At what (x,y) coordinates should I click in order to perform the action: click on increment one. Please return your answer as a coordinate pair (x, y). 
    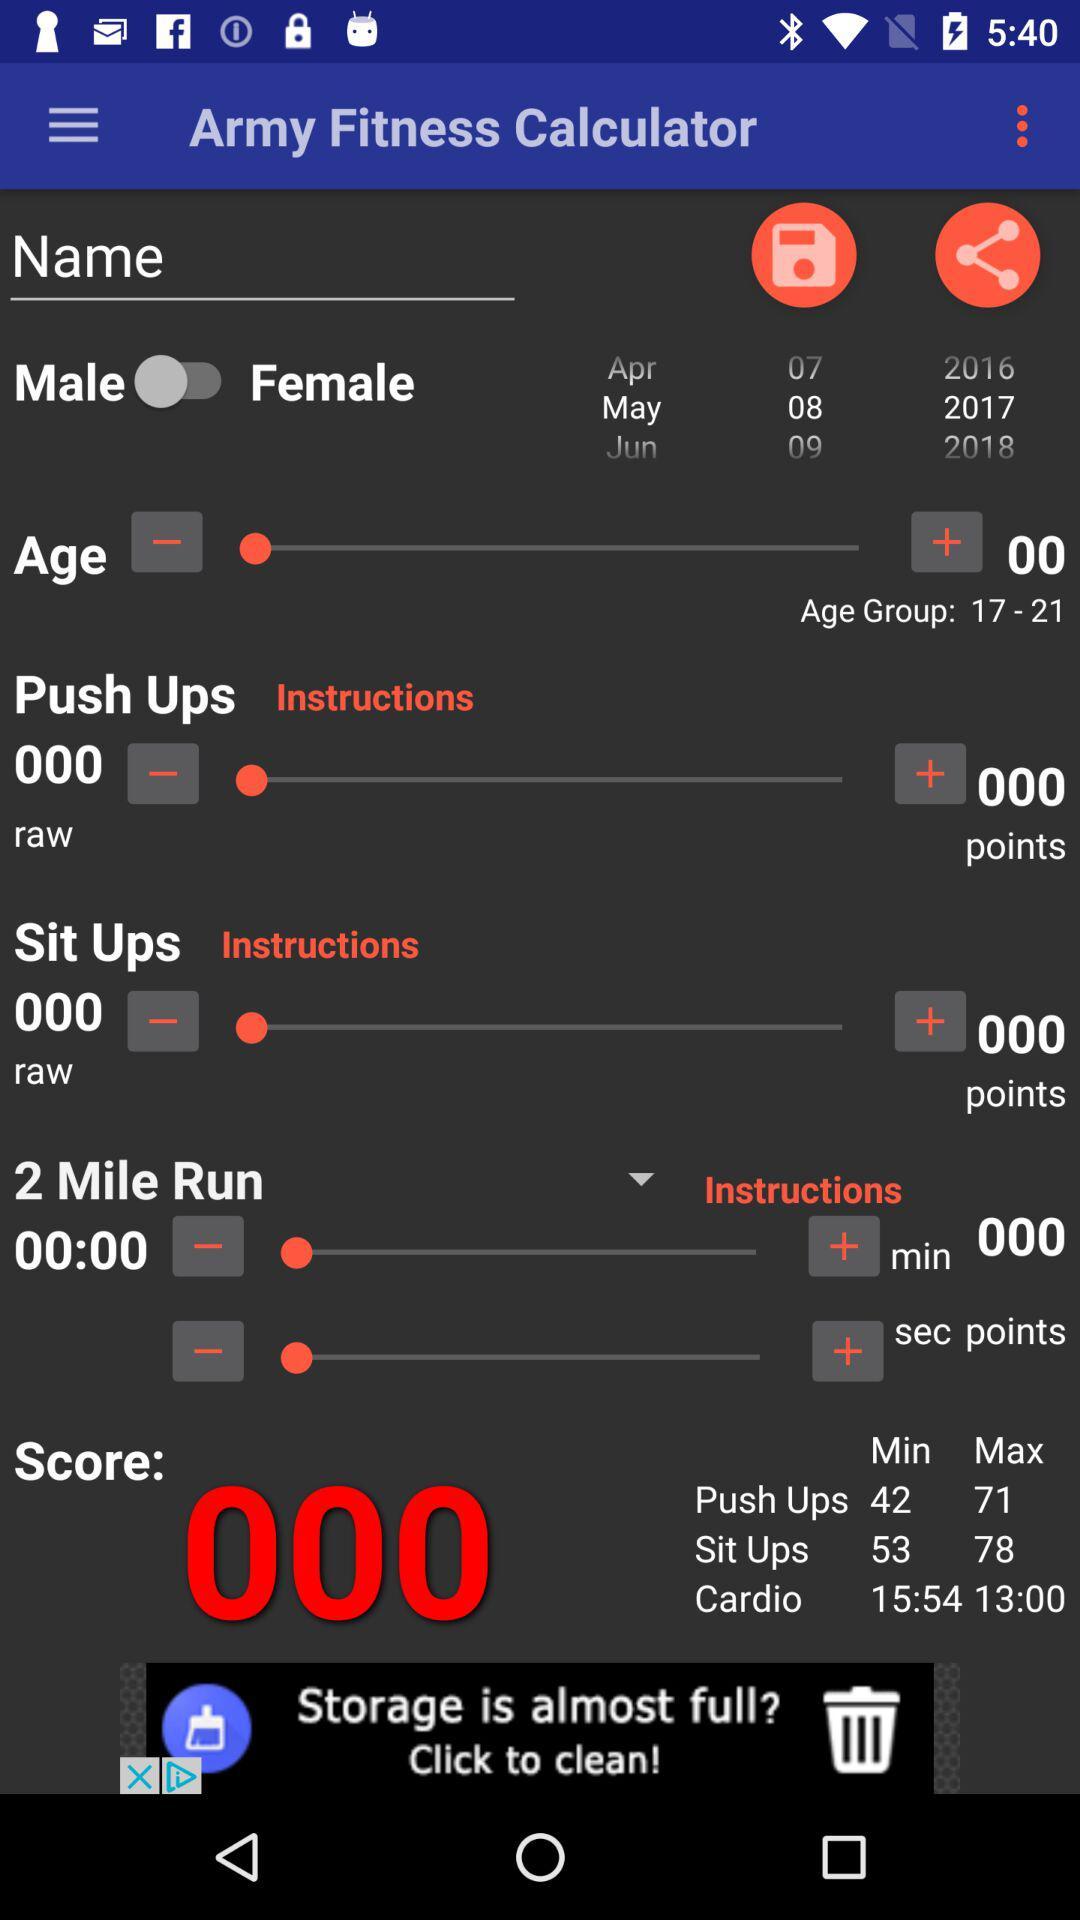
    Looking at the image, I should click on (930, 1021).